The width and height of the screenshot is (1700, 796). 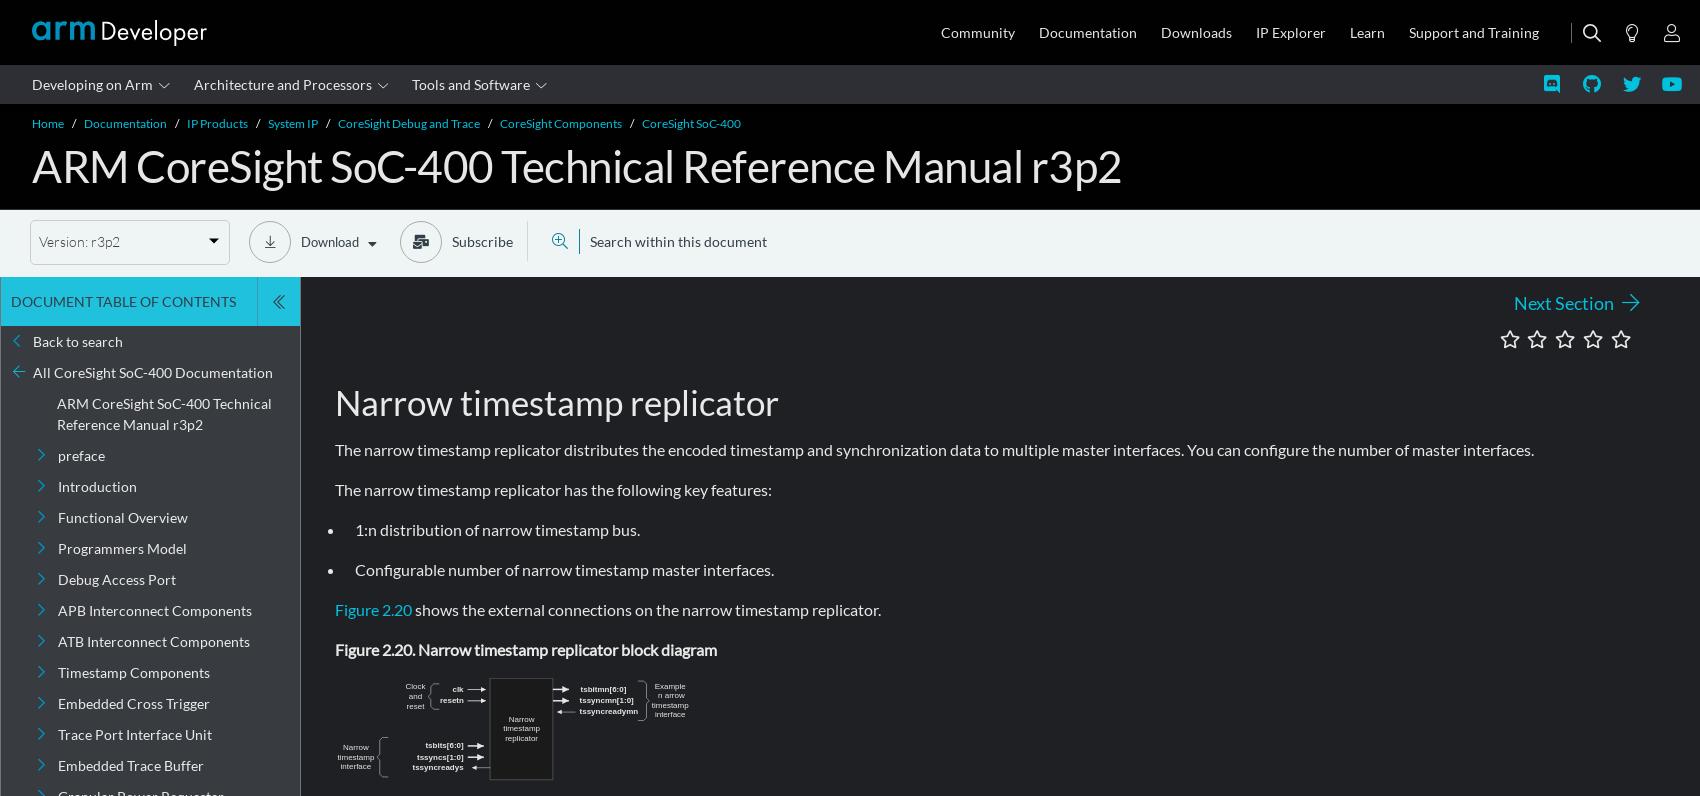 What do you see at coordinates (555, 400) in the screenshot?
I see `'Narrow timestamp replicator'` at bounding box center [555, 400].